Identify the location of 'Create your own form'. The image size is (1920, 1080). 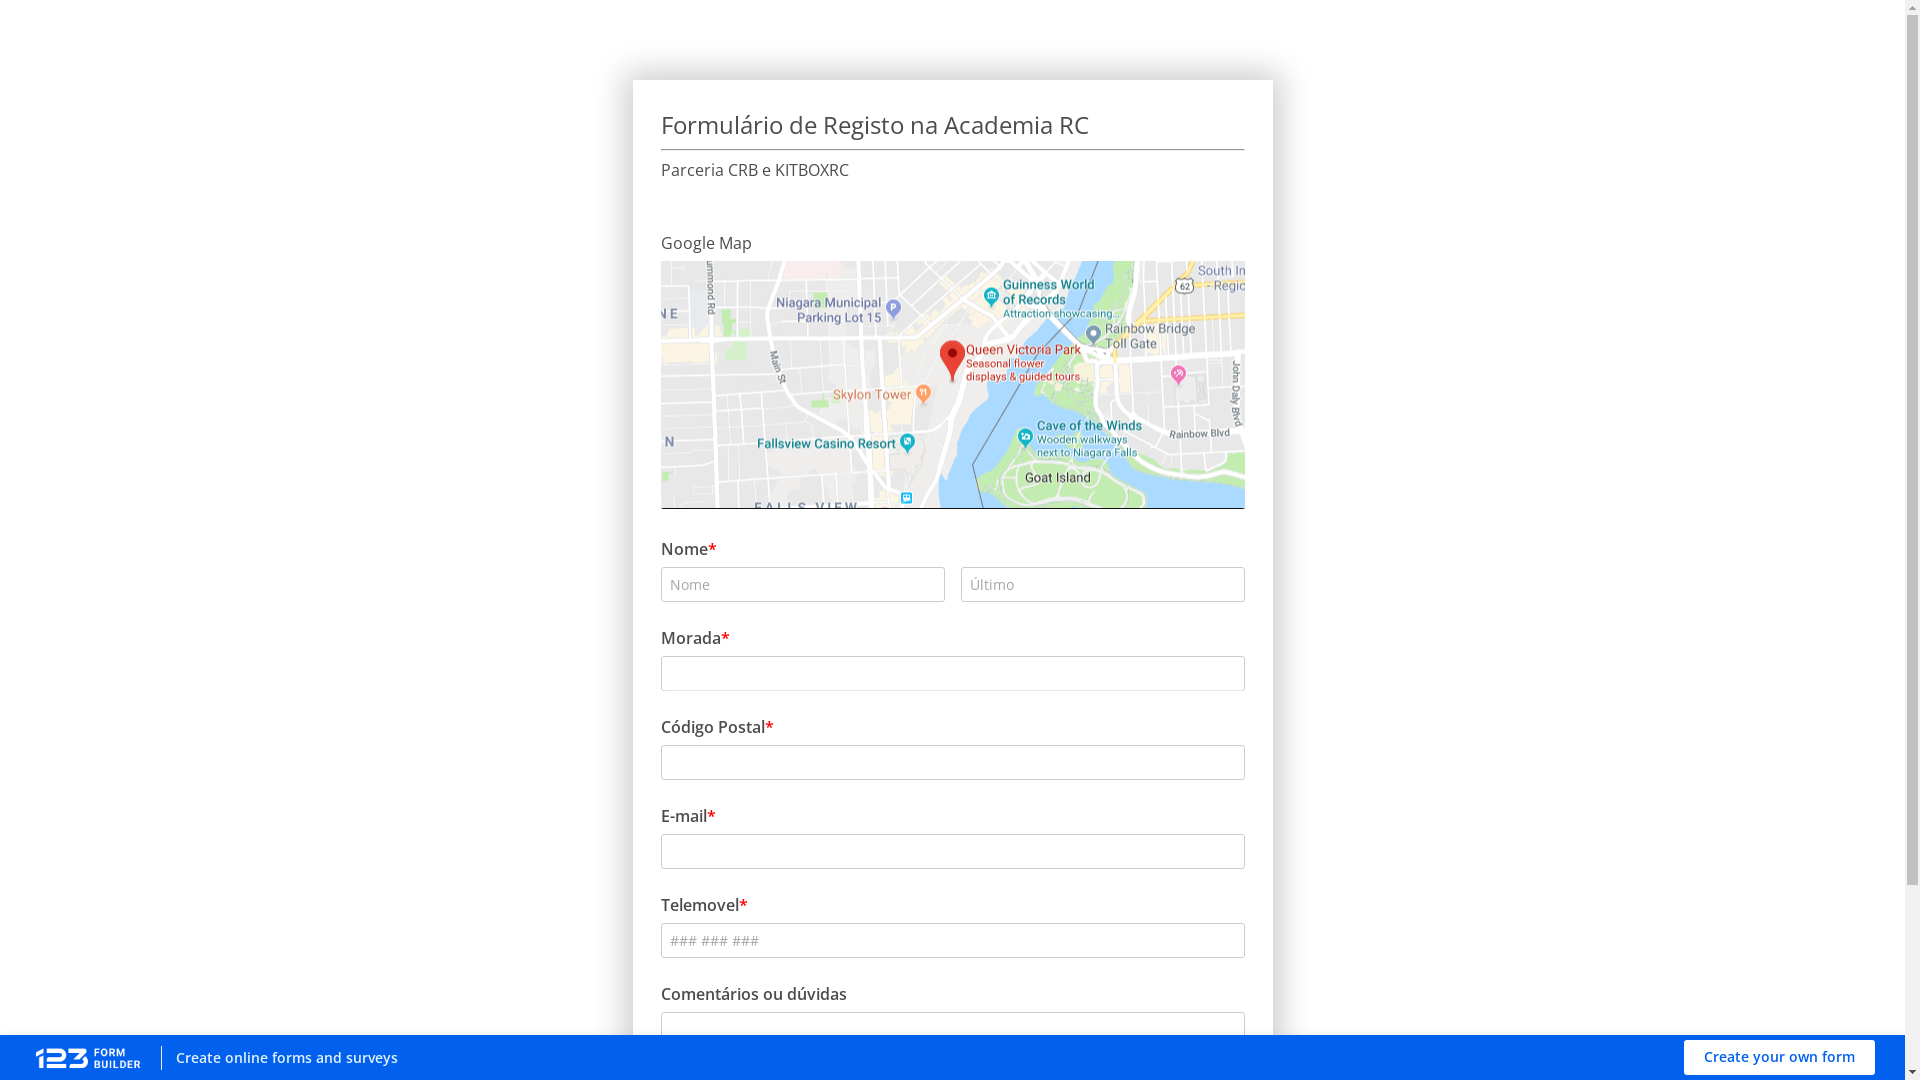
(1683, 1056).